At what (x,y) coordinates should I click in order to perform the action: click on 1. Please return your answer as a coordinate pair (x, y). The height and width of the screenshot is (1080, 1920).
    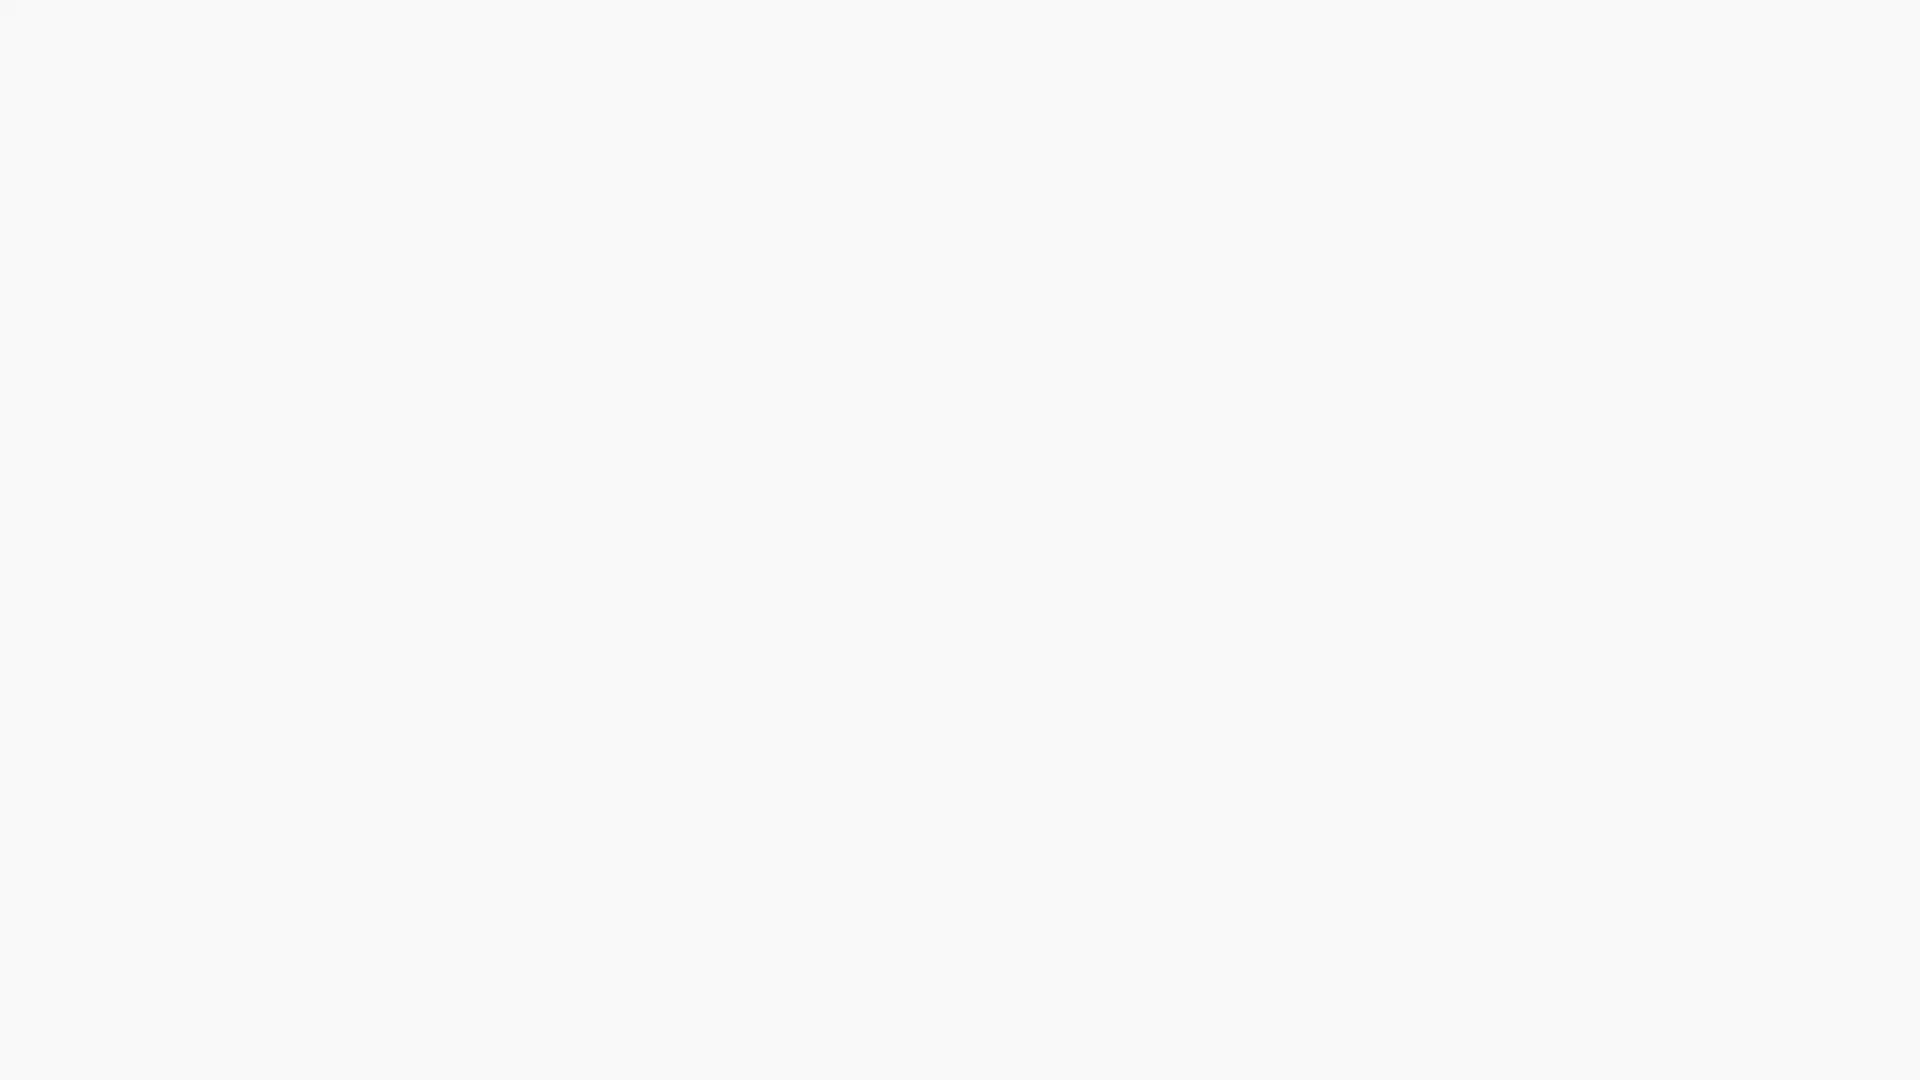
    Looking at the image, I should click on (930, 728).